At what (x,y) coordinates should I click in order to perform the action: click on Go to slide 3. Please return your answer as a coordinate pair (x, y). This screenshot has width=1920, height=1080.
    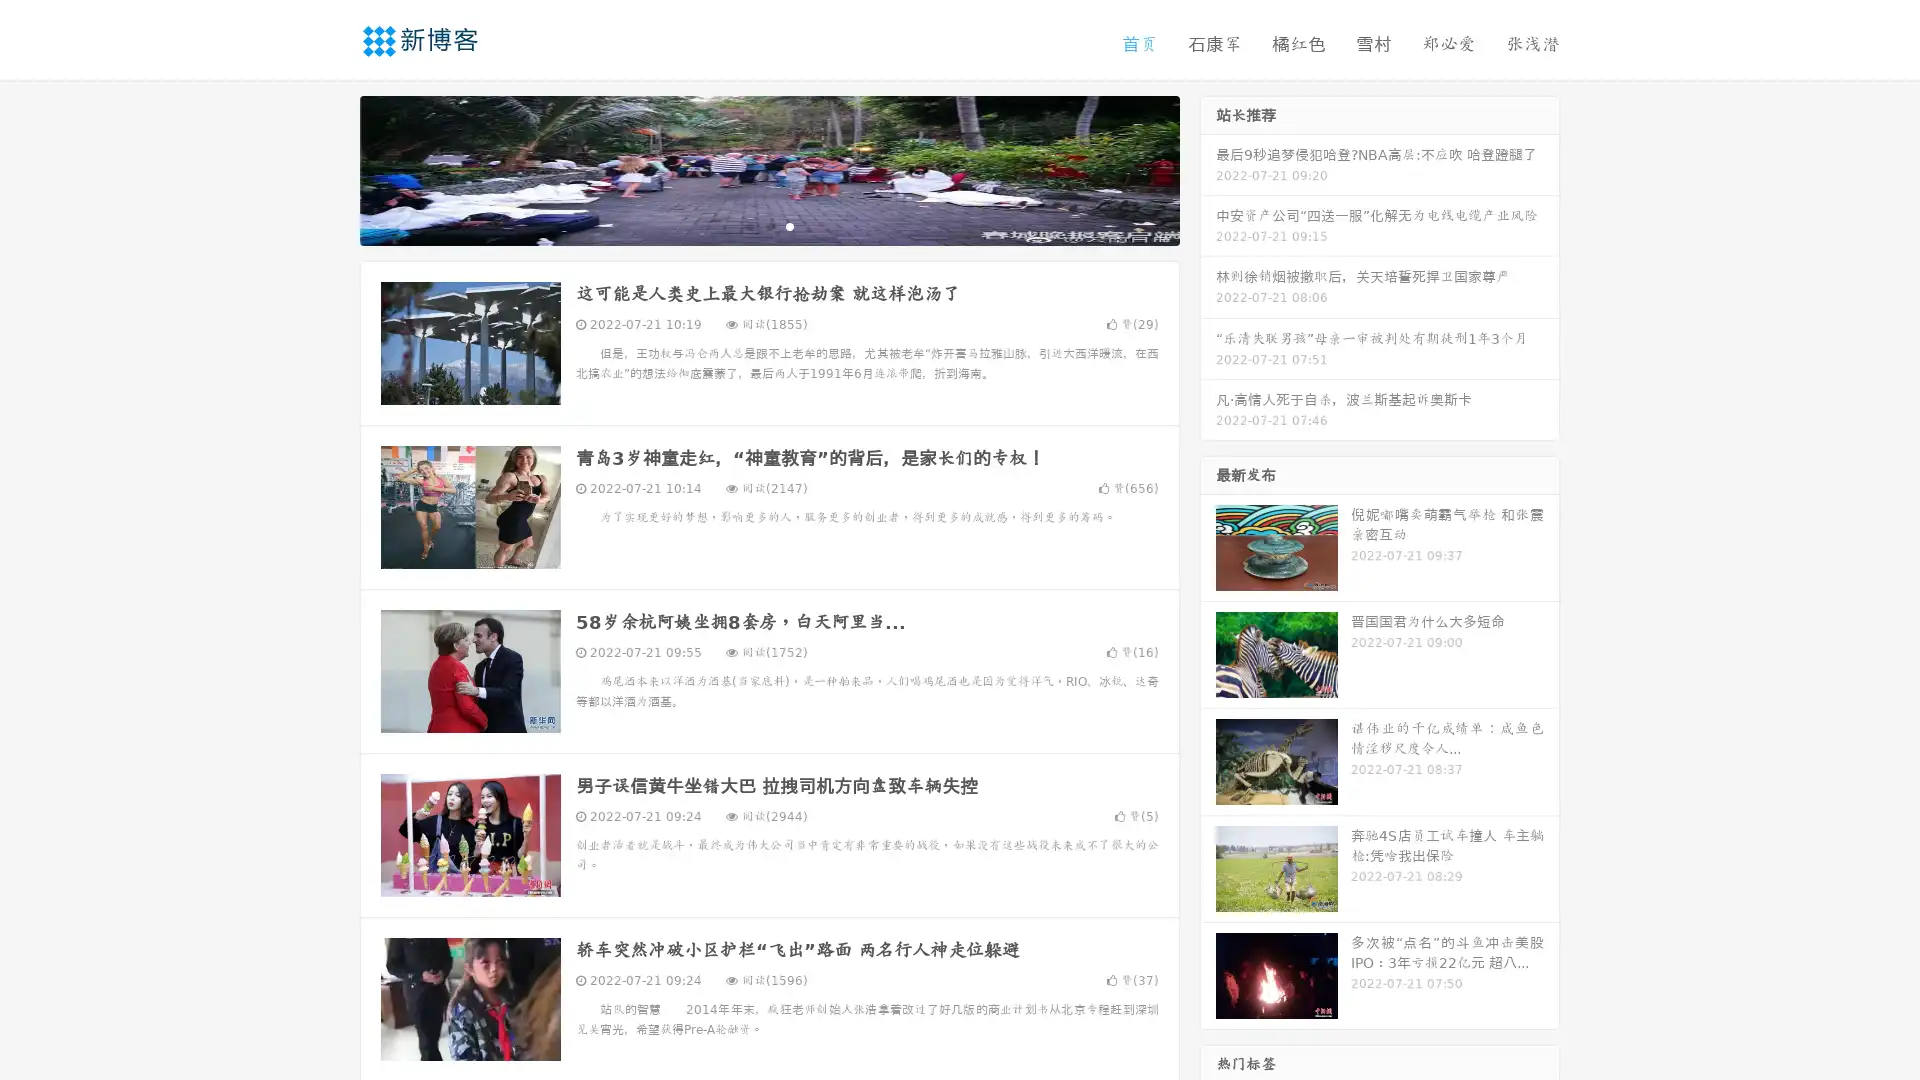
    Looking at the image, I should click on (789, 225).